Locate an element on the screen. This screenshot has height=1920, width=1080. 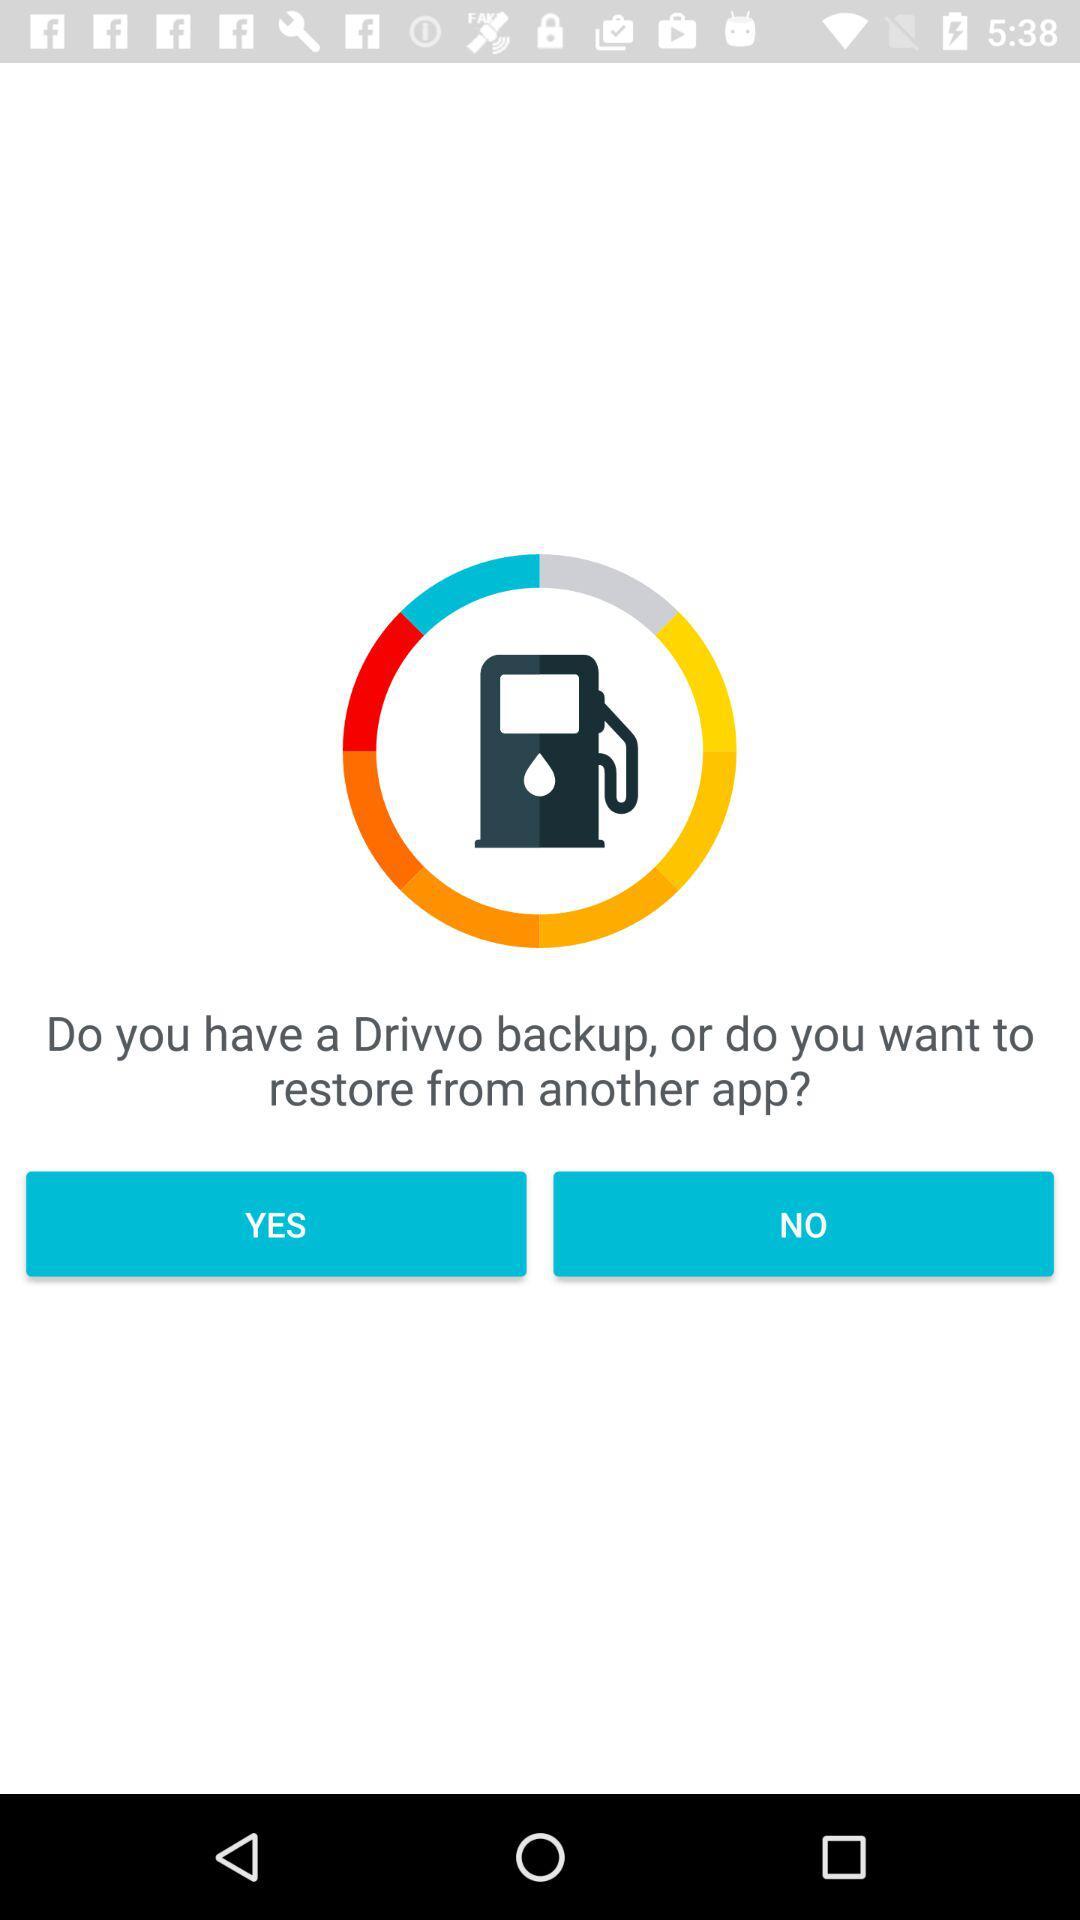
the icon below do you have item is located at coordinates (276, 1223).